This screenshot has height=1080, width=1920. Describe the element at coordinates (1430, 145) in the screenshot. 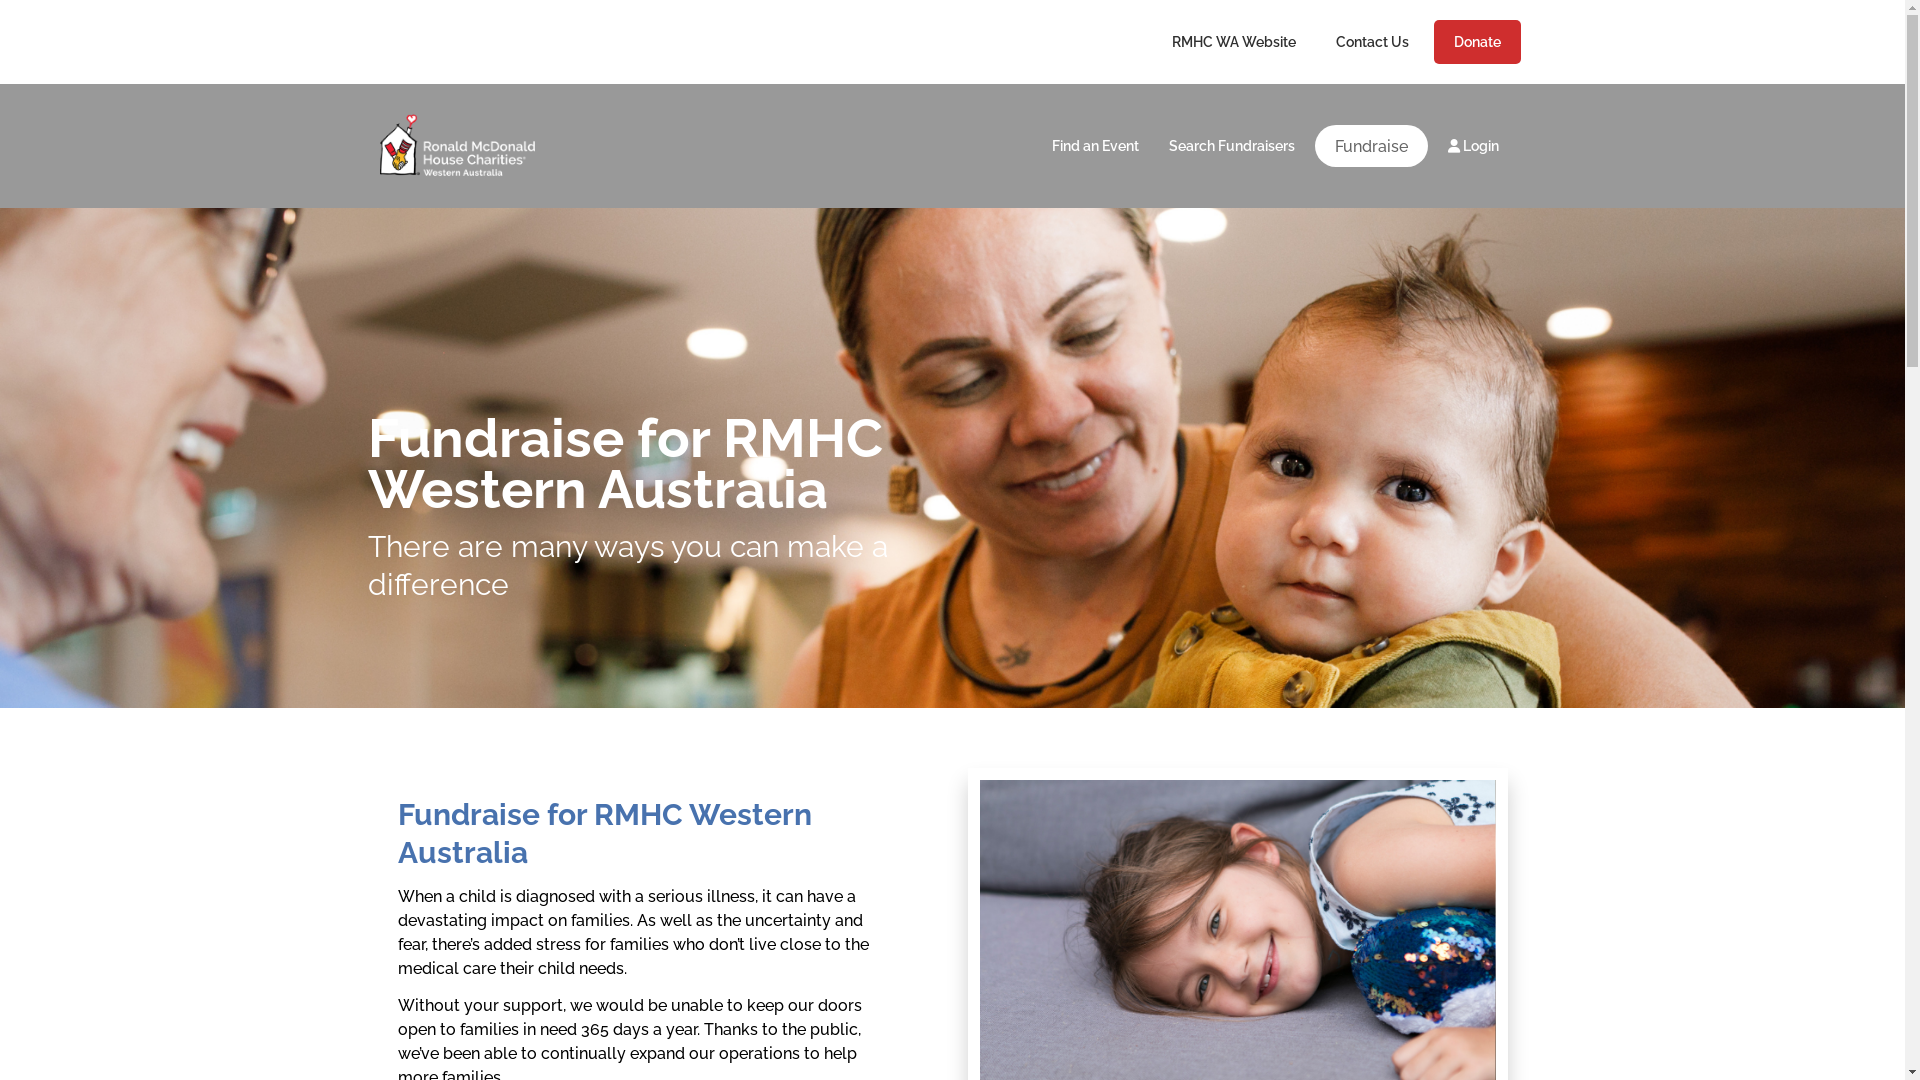

I see `'Login'` at that location.